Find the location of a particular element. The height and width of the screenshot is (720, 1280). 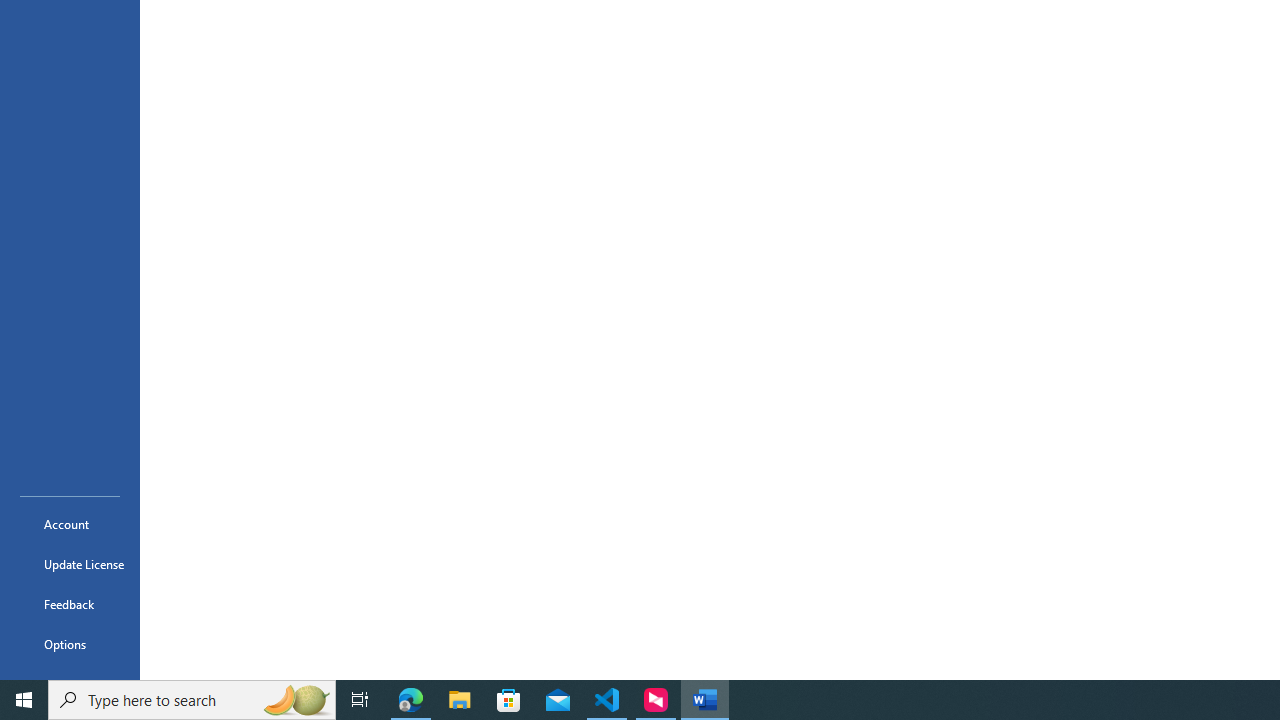

'Feedback' is located at coordinates (69, 603).